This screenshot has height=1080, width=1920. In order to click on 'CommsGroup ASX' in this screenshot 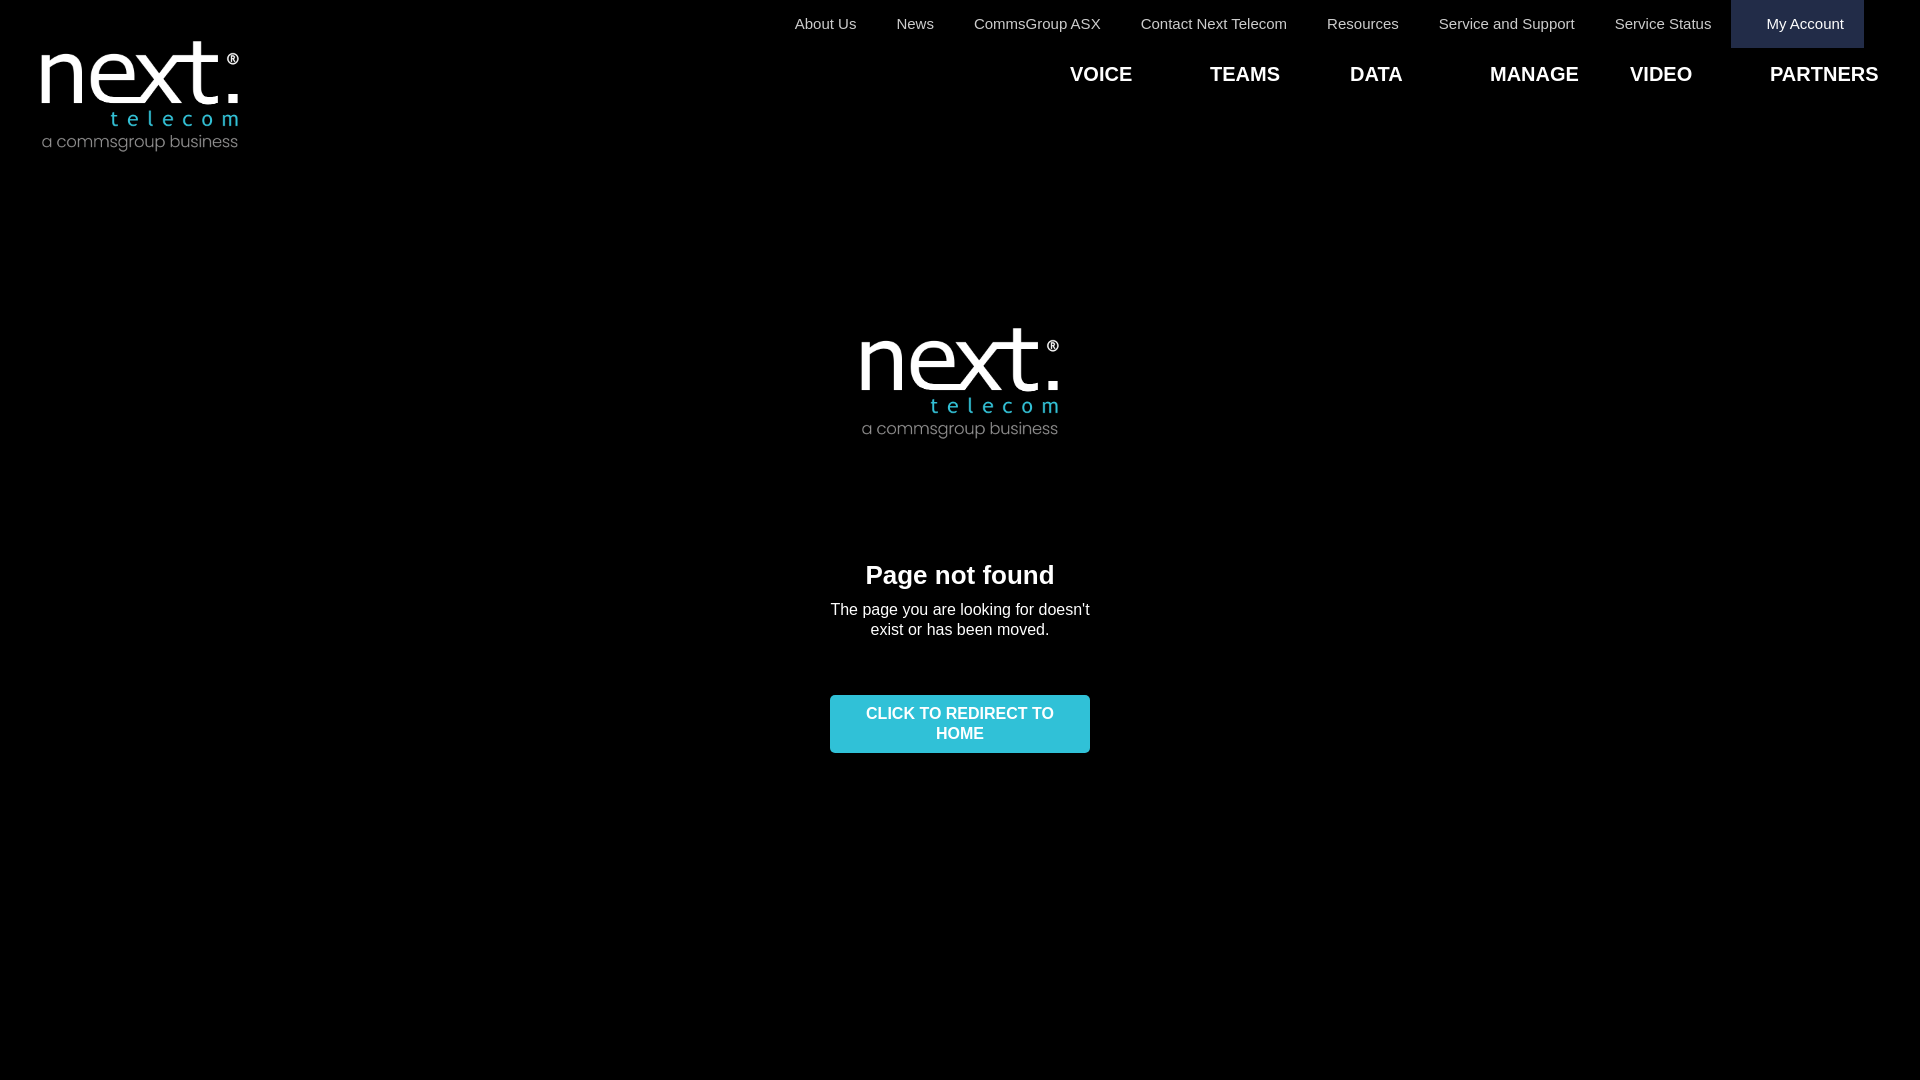, I will do `click(1037, 23)`.